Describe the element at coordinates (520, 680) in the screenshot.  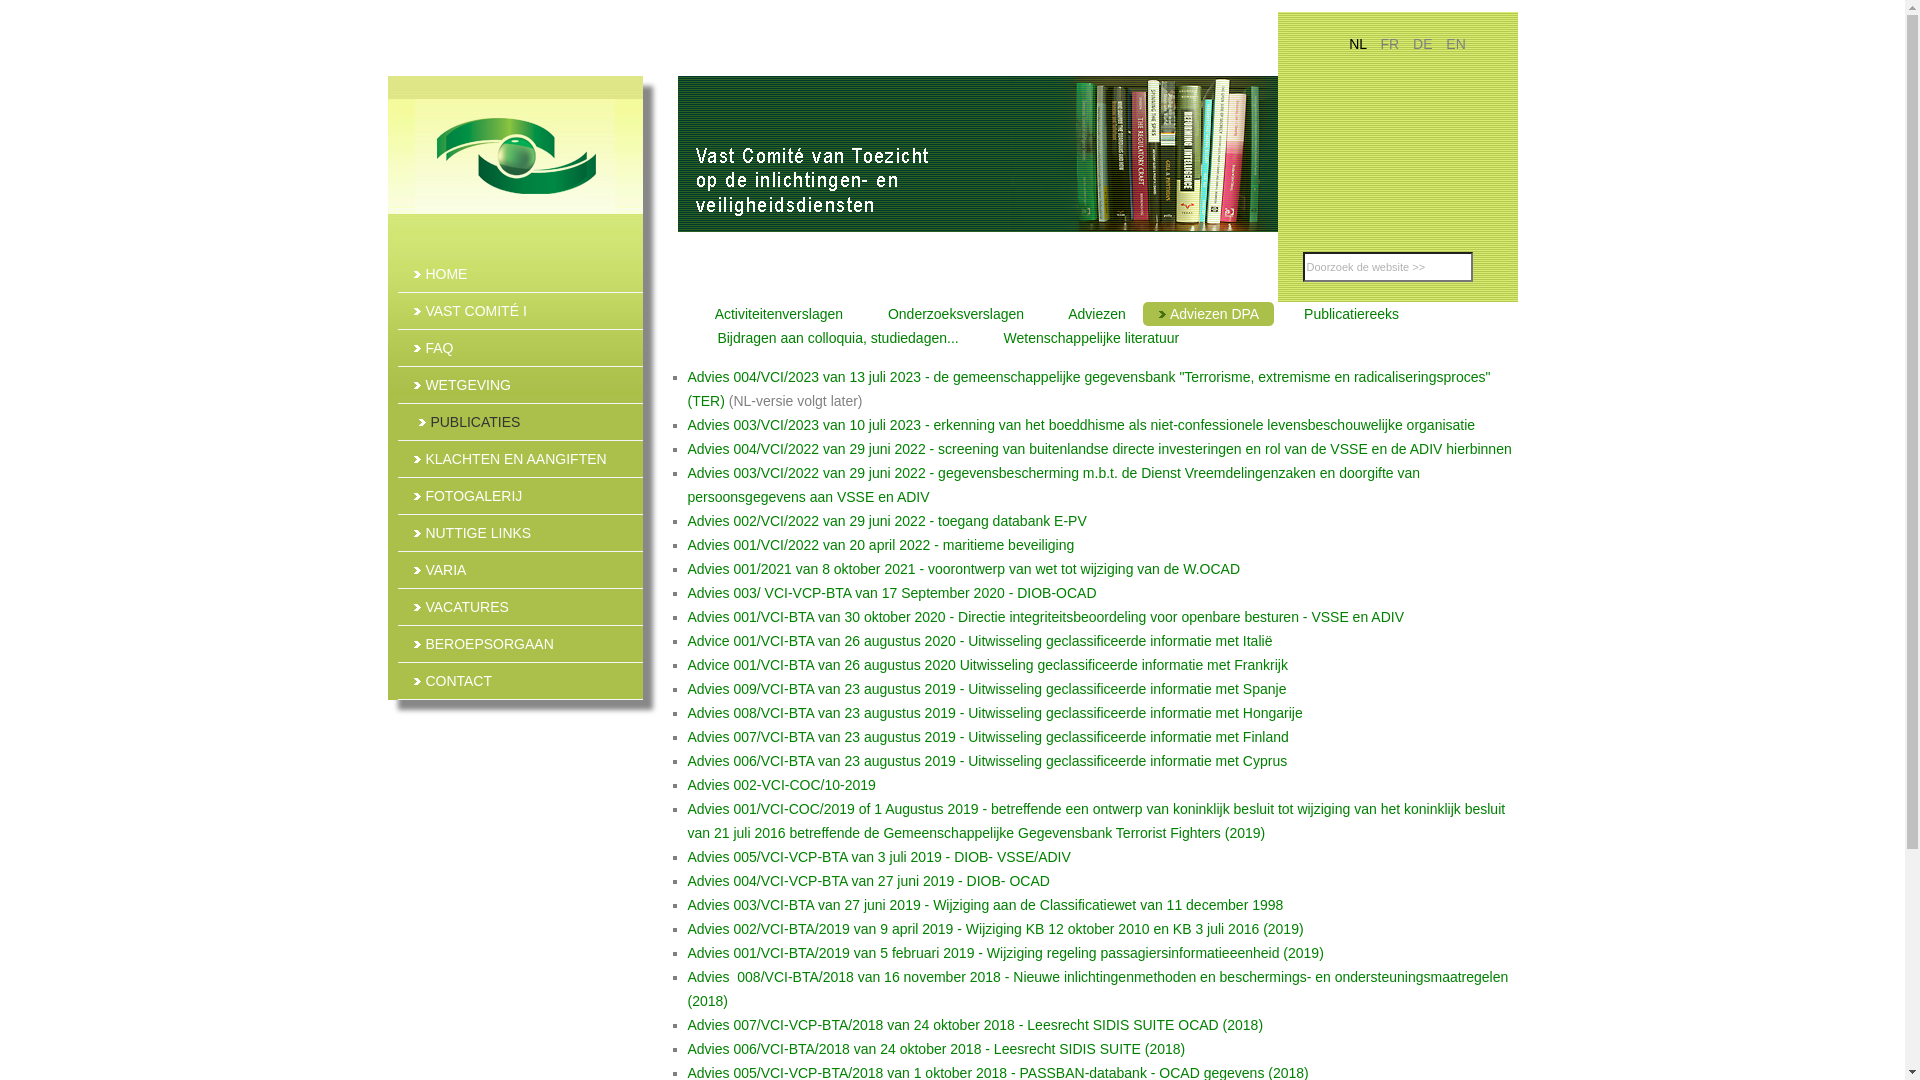
I see `'CONTACT'` at that location.